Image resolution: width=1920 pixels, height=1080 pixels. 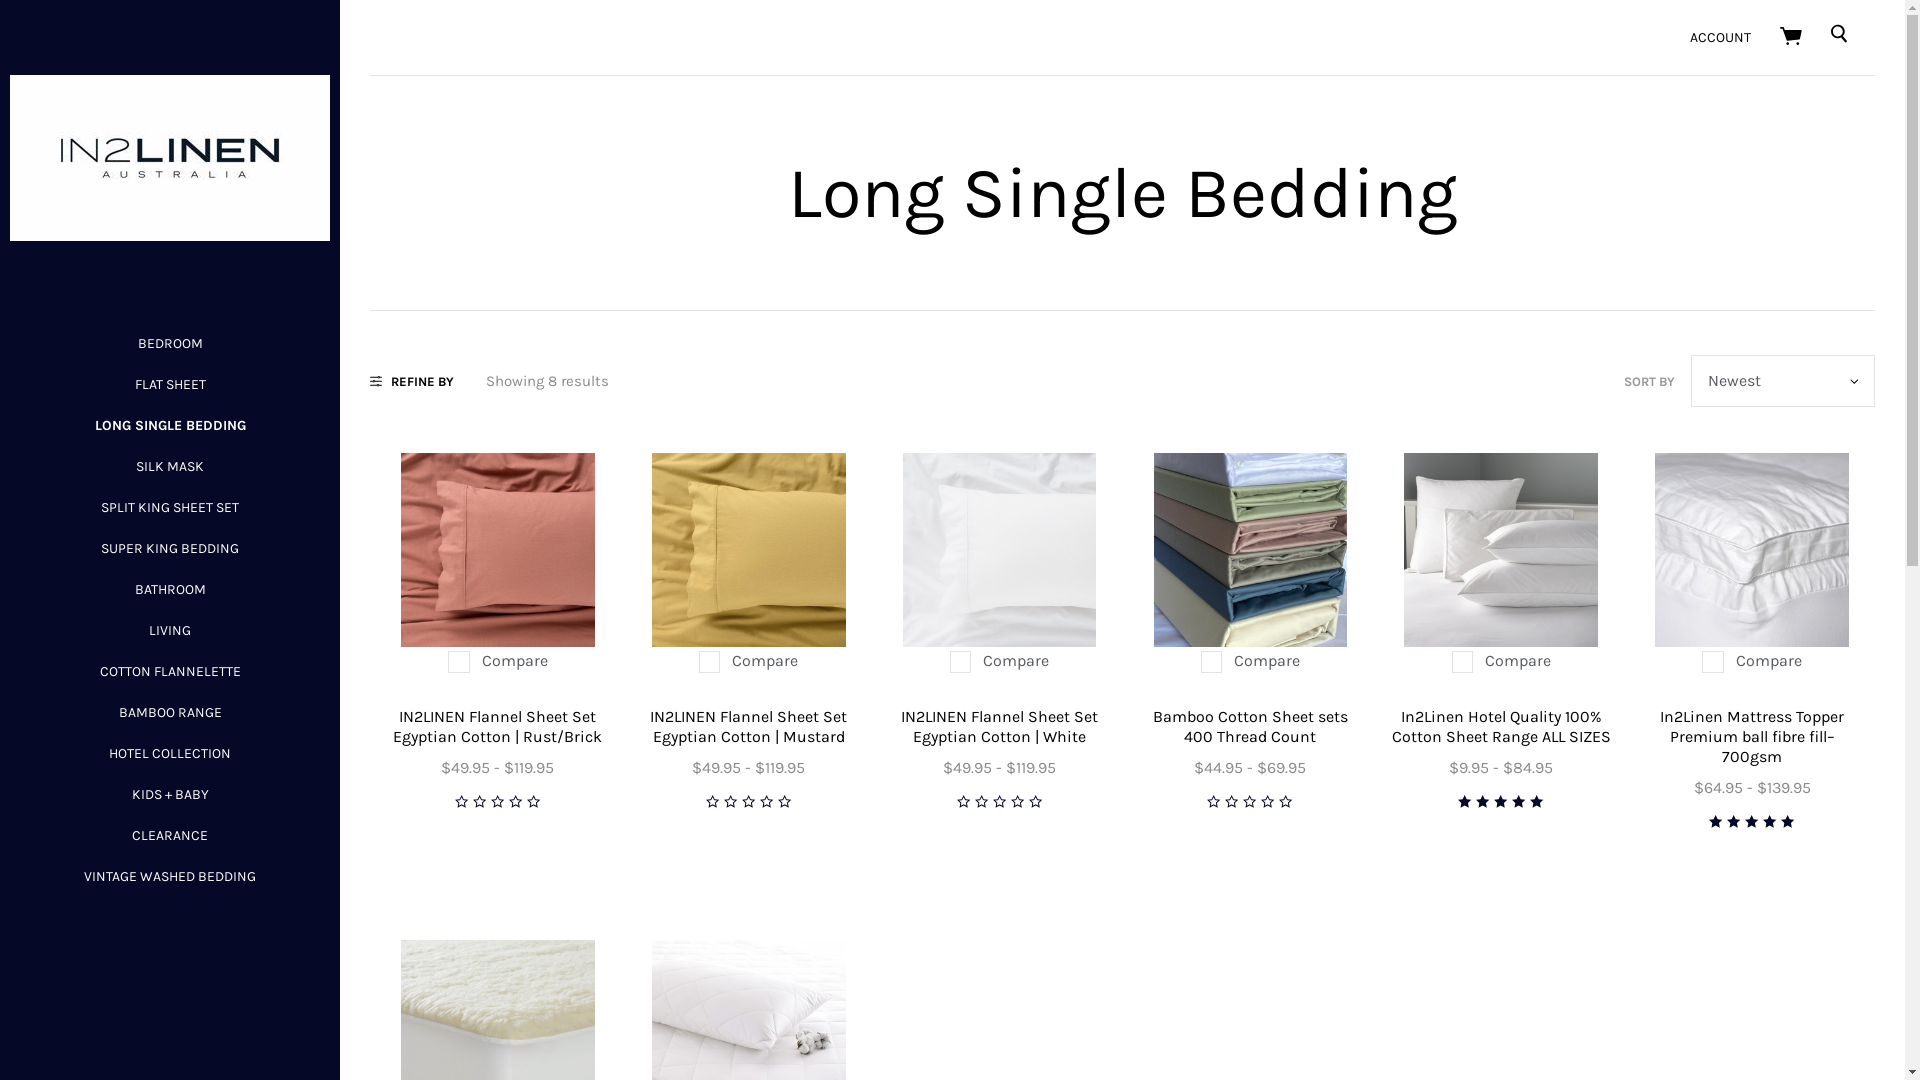 I want to click on 'LIVING', so click(x=169, y=630).